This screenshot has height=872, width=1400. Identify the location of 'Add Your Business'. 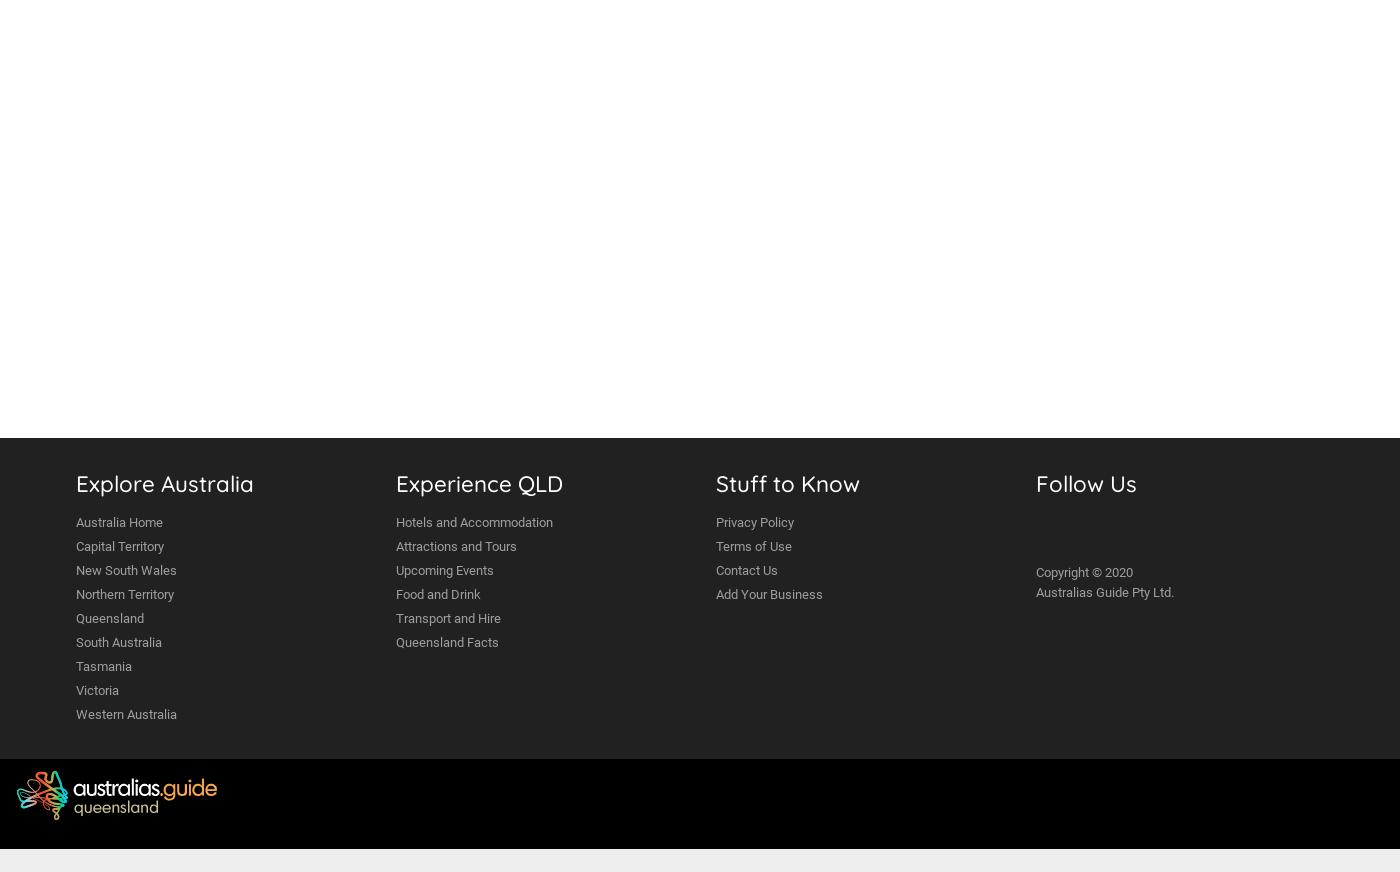
(769, 594).